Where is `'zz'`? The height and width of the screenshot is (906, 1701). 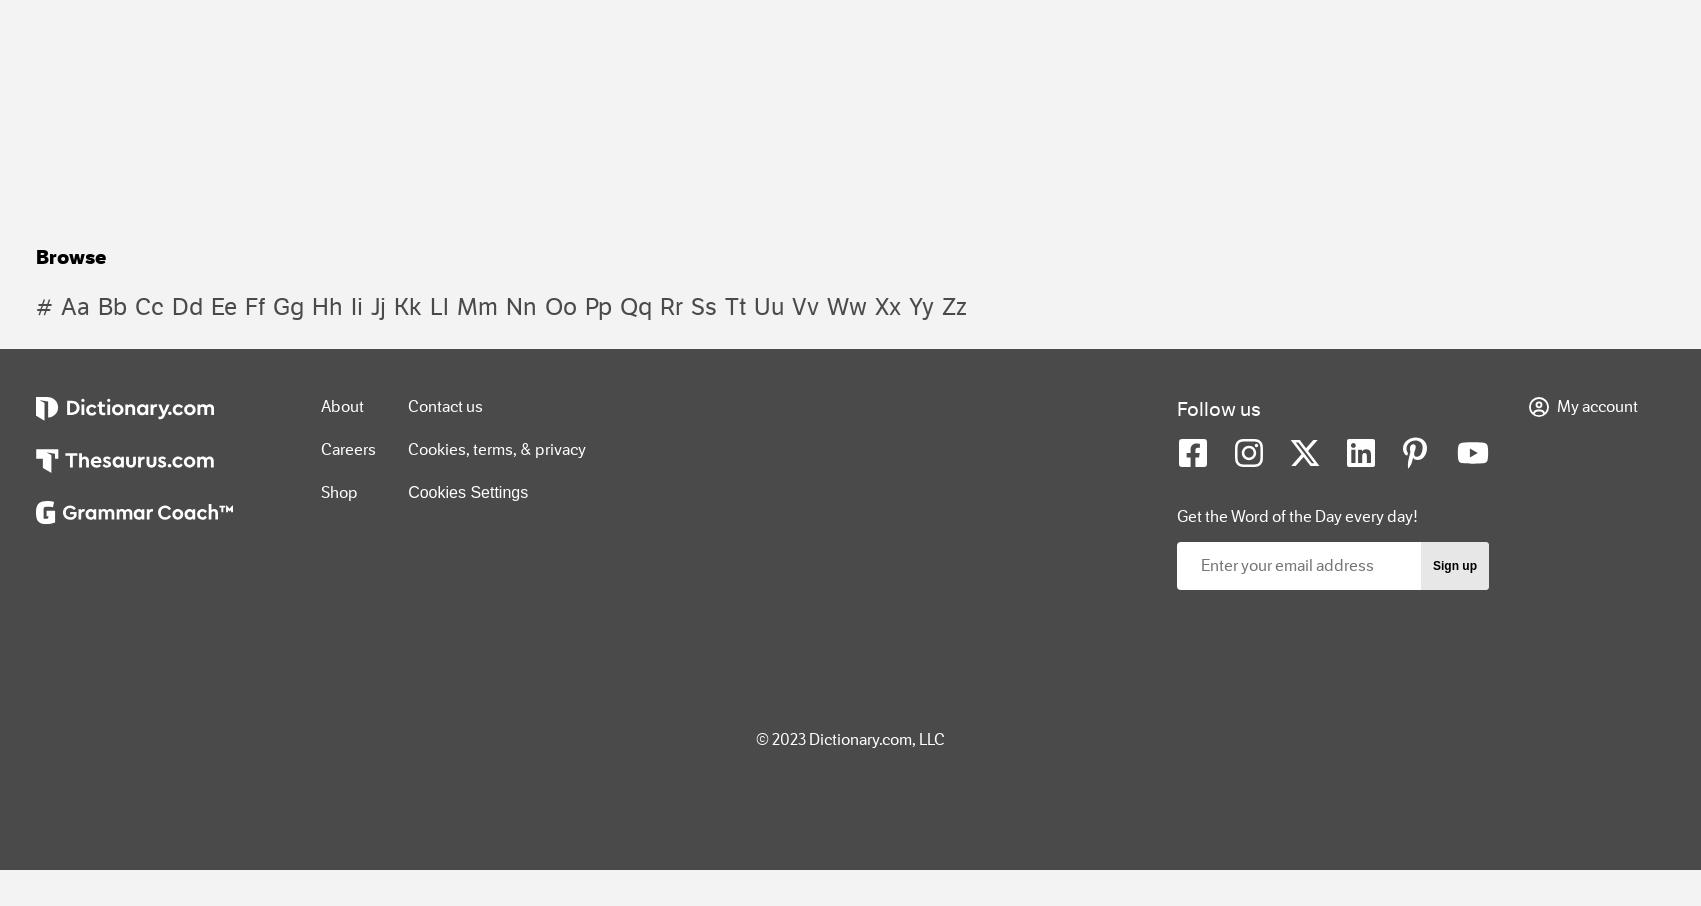 'zz' is located at coordinates (953, 304).